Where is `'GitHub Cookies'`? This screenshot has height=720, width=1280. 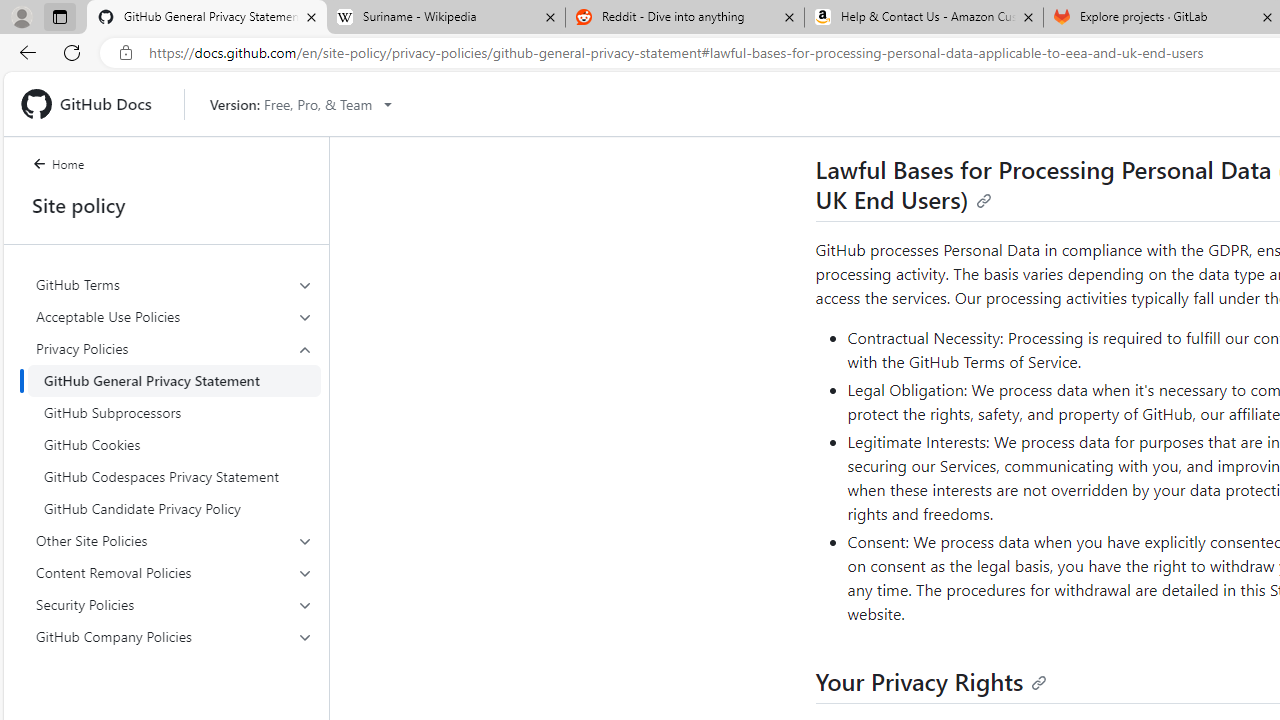 'GitHub Cookies' is located at coordinates (174, 443).